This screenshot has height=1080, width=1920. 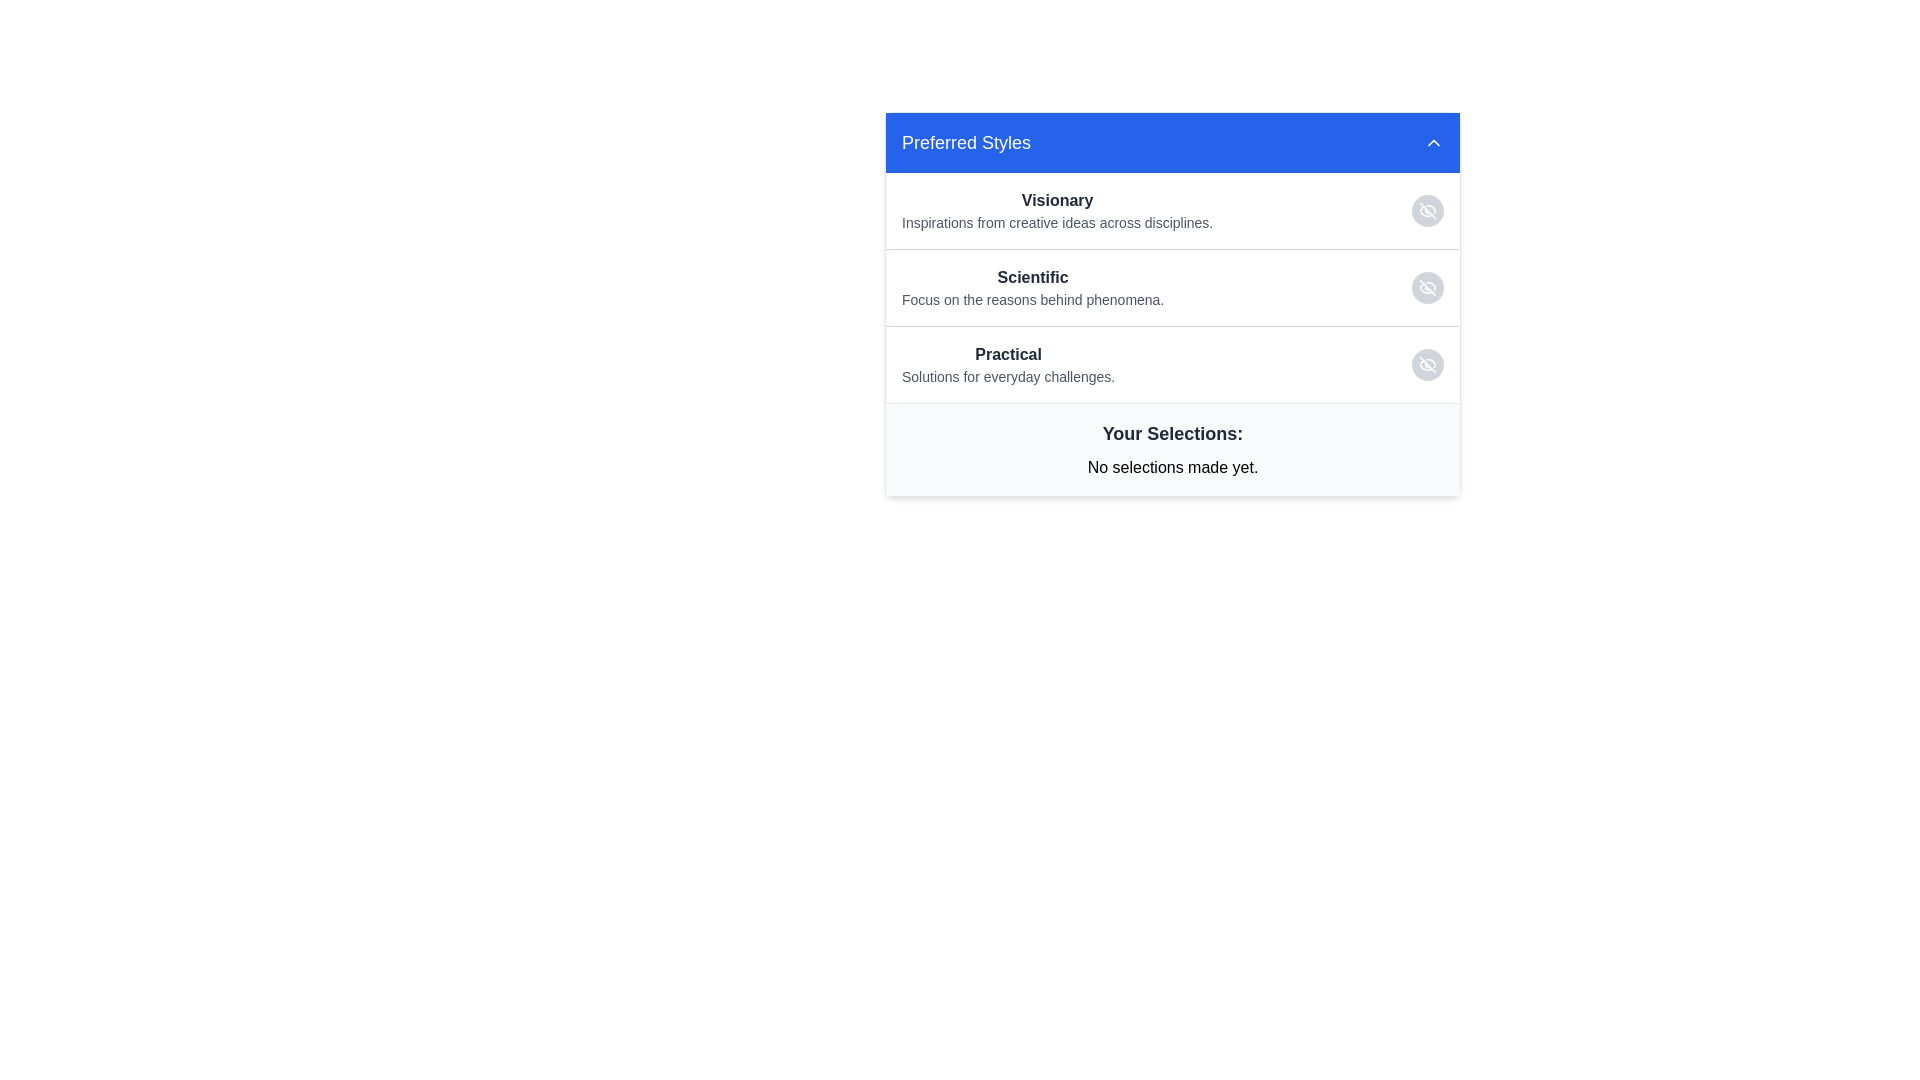 I want to click on the circular icon button in the third row of the 'Preferred Styles' section, so click(x=1427, y=365).